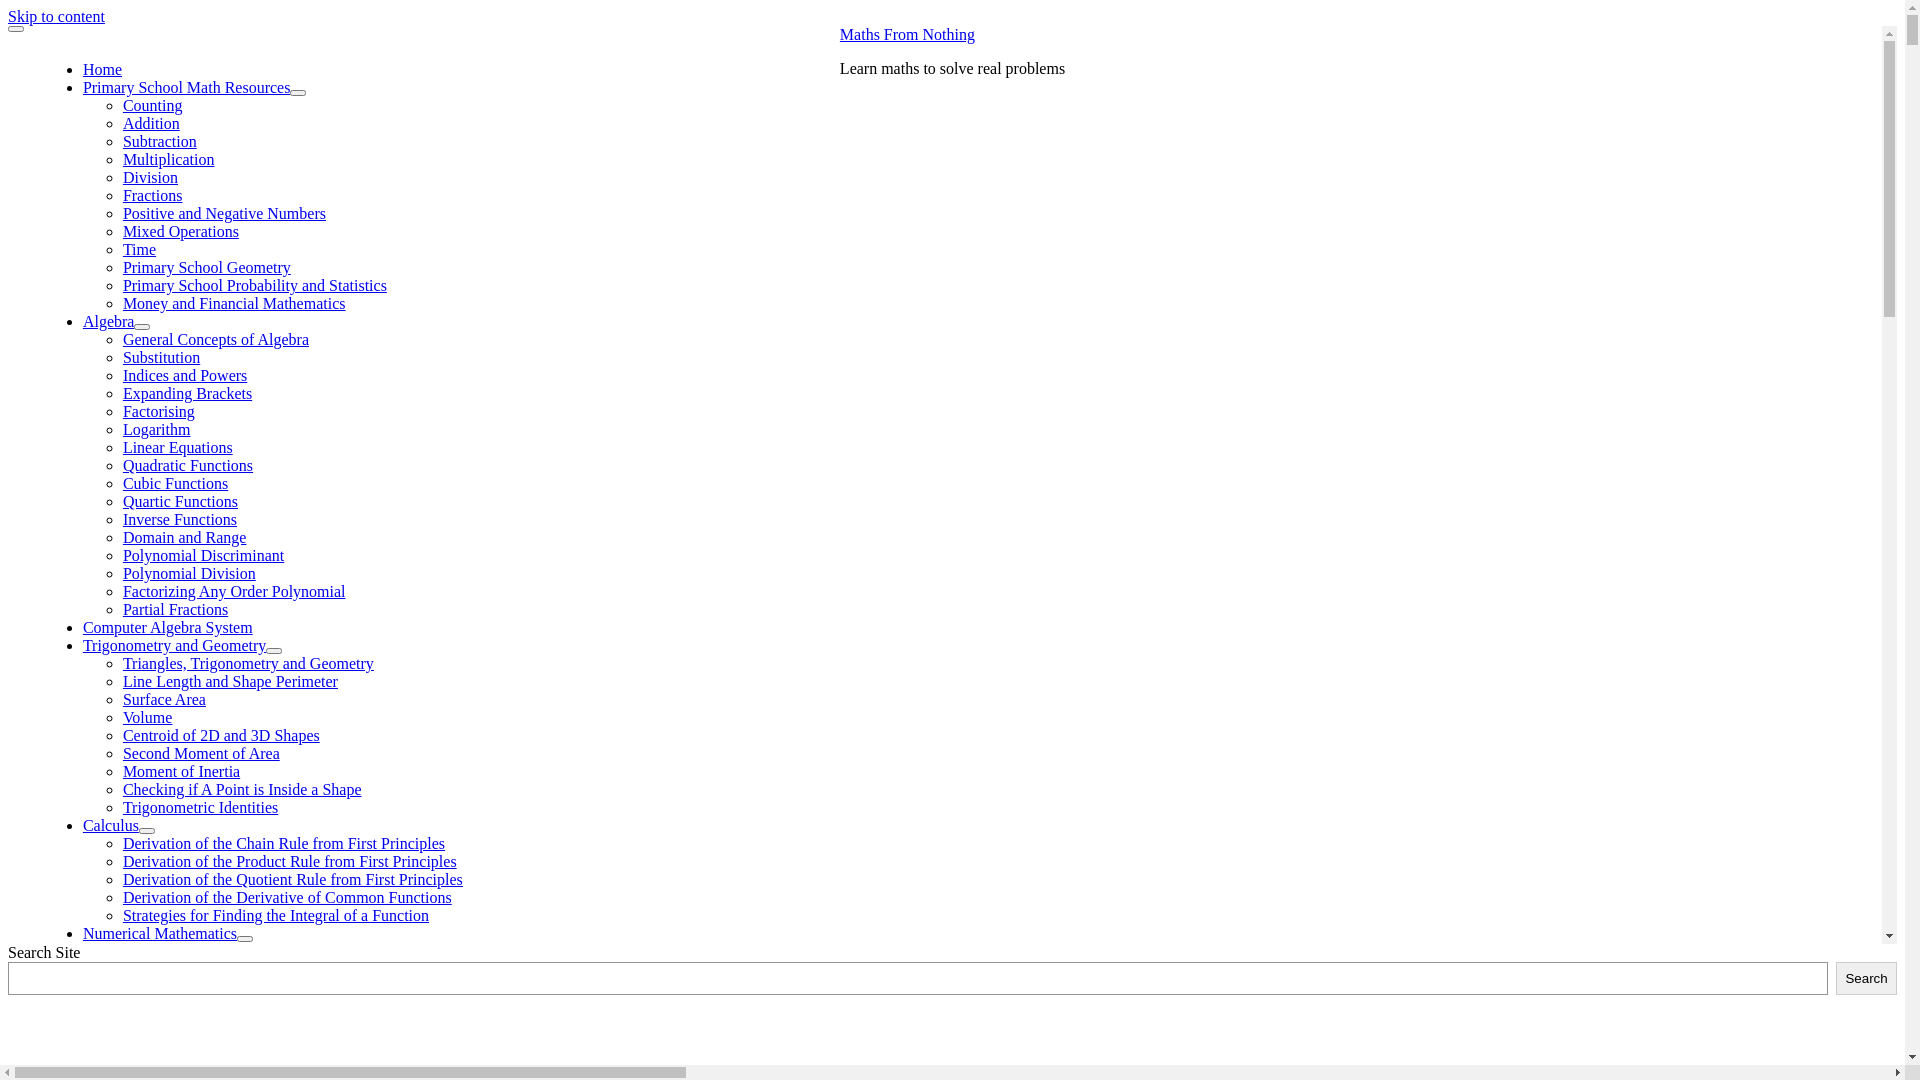  What do you see at coordinates (840, 34) in the screenshot?
I see `'Maths From Nothing'` at bounding box center [840, 34].